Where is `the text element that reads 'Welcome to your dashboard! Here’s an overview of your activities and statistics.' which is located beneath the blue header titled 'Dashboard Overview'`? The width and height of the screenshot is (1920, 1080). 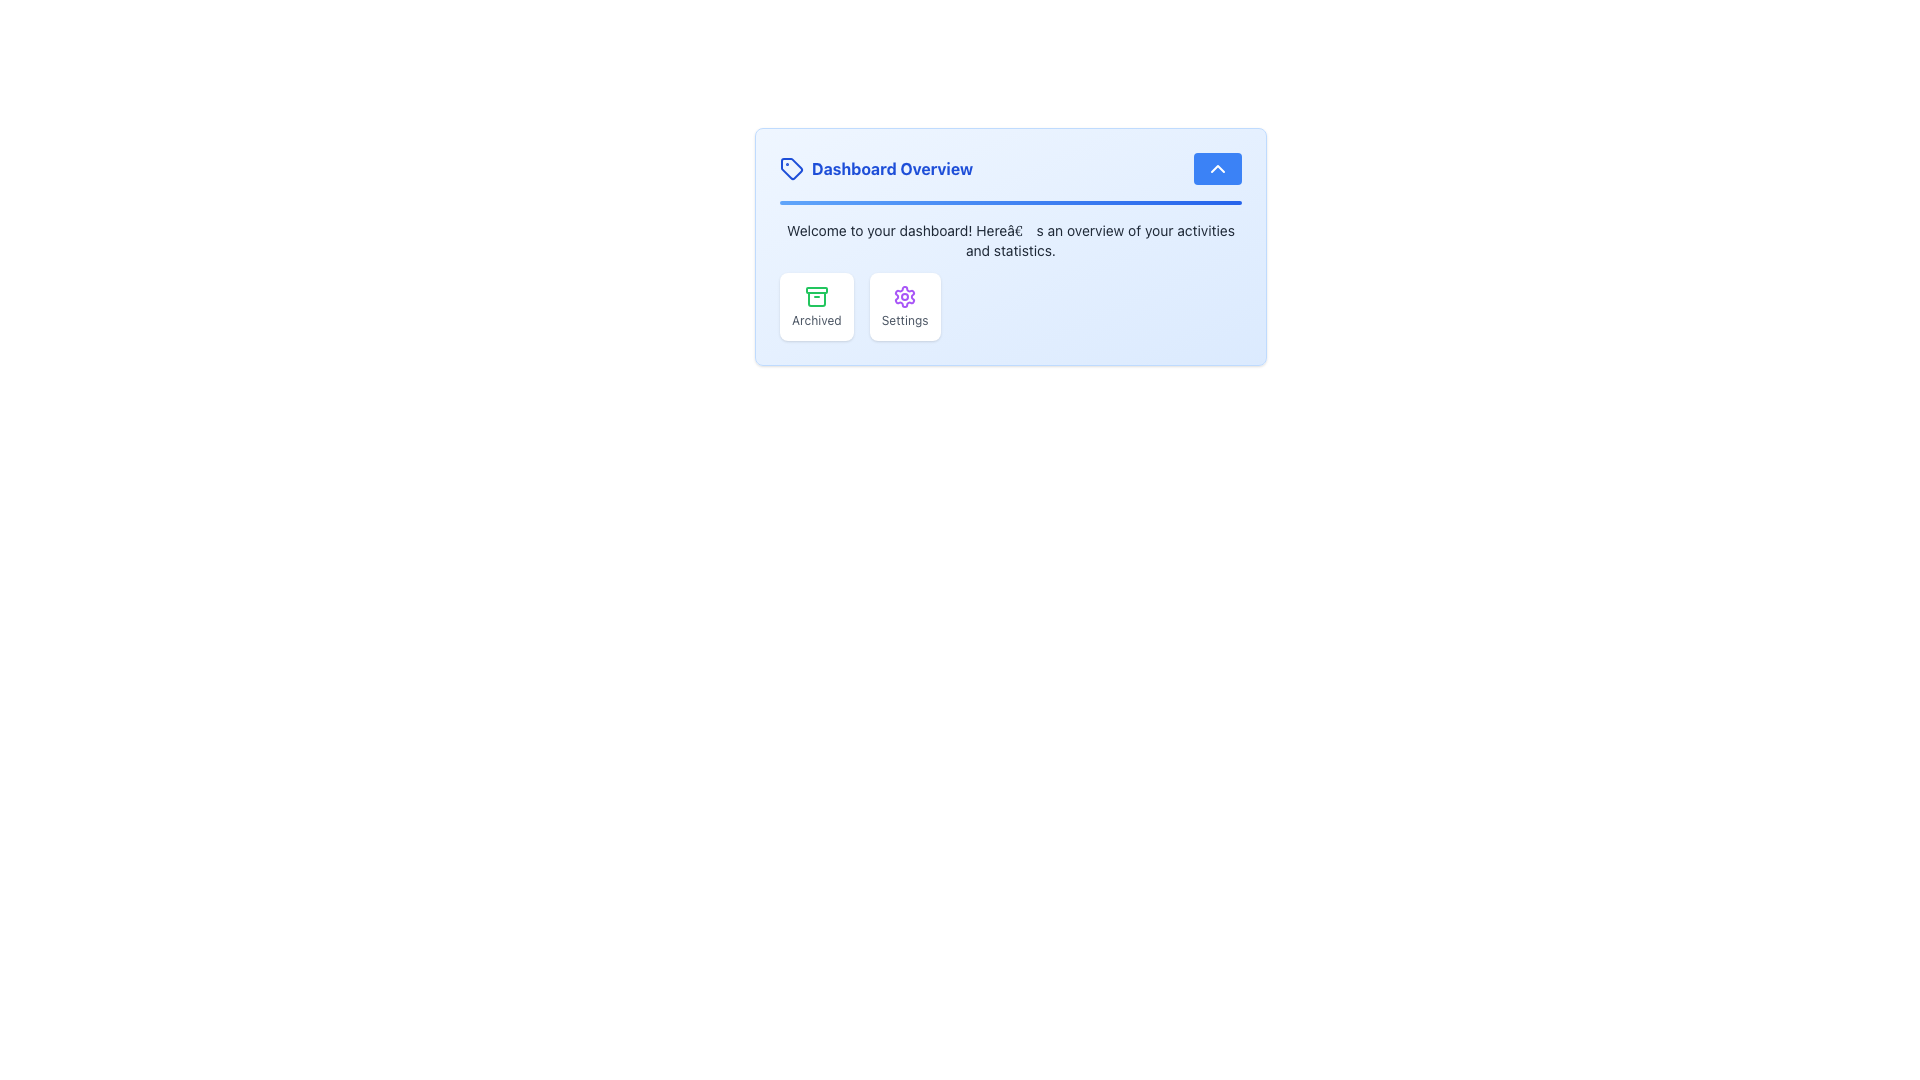
the text element that reads 'Welcome to your dashboard! Here’s an overview of your activities and statistics.' which is located beneath the blue header titled 'Dashboard Overview' is located at coordinates (1011, 239).